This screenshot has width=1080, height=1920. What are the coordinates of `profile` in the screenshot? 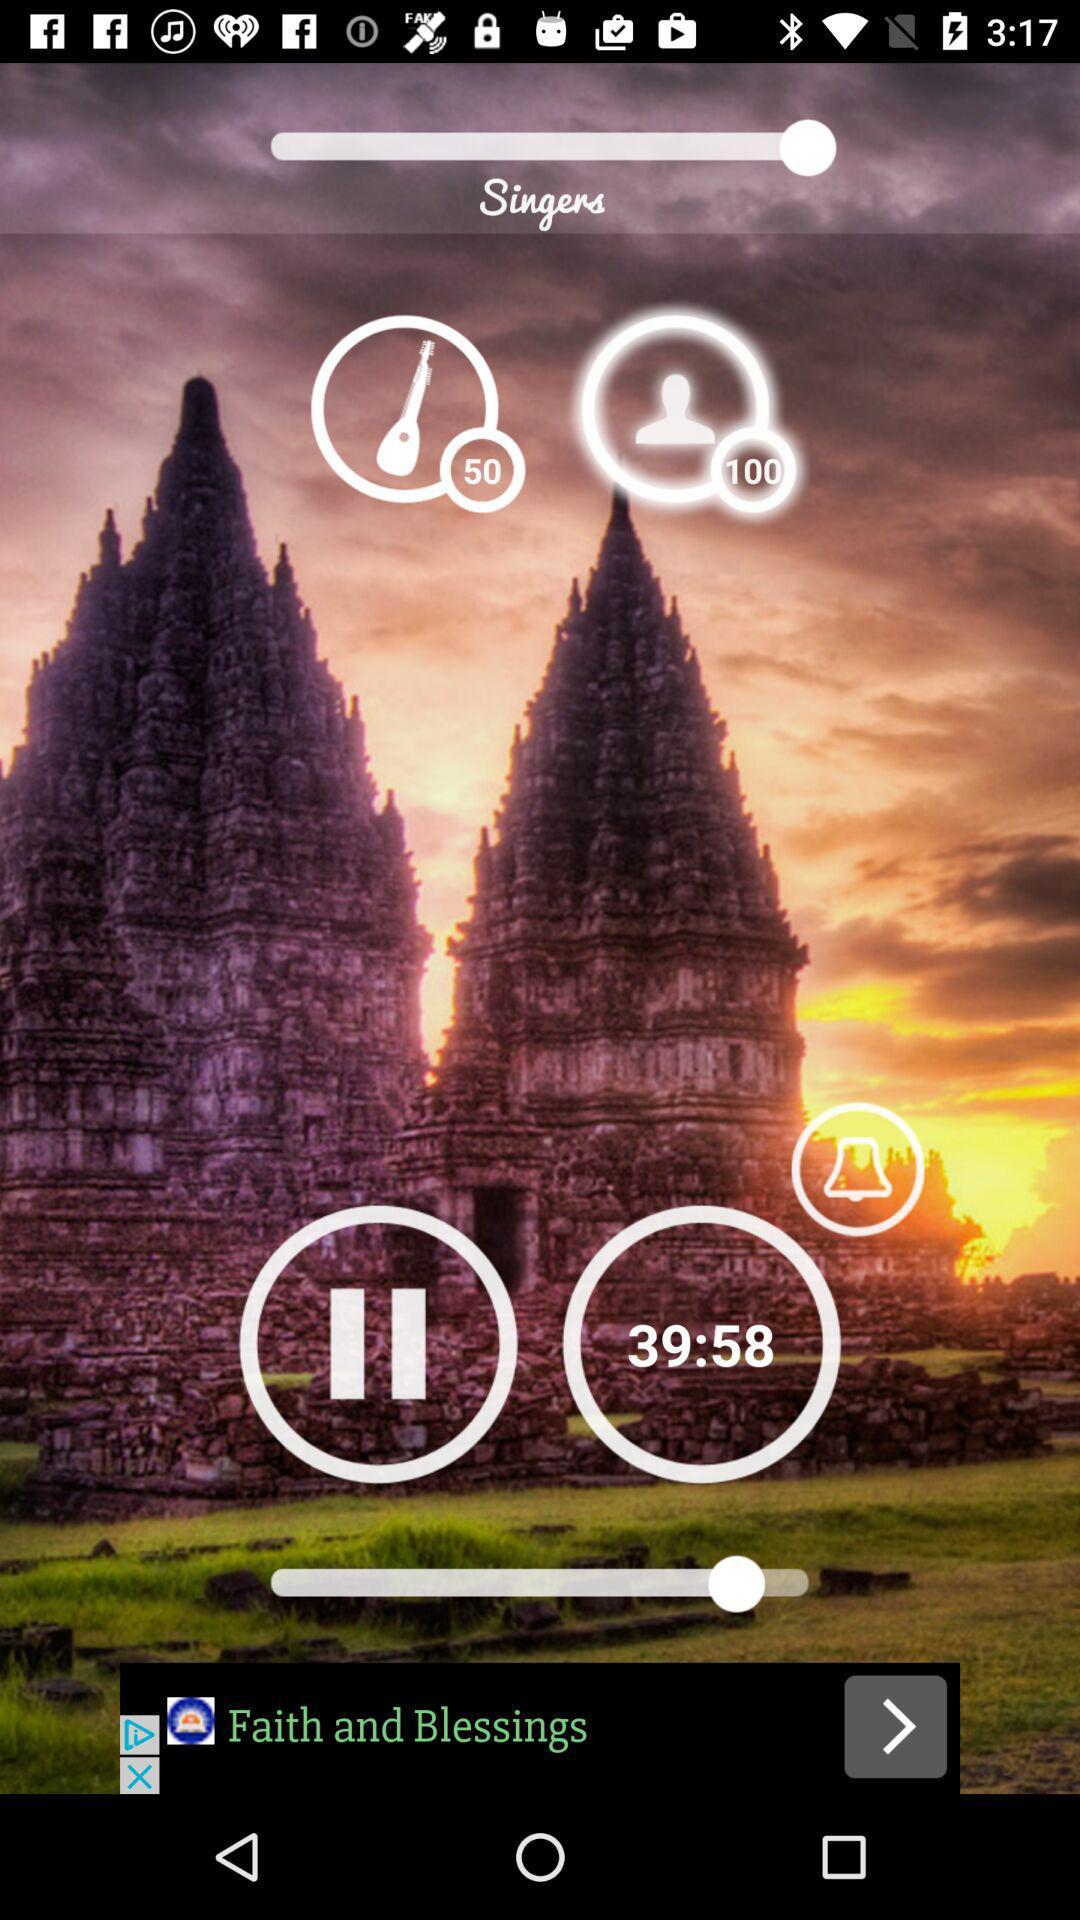 It's located at (675, 407).